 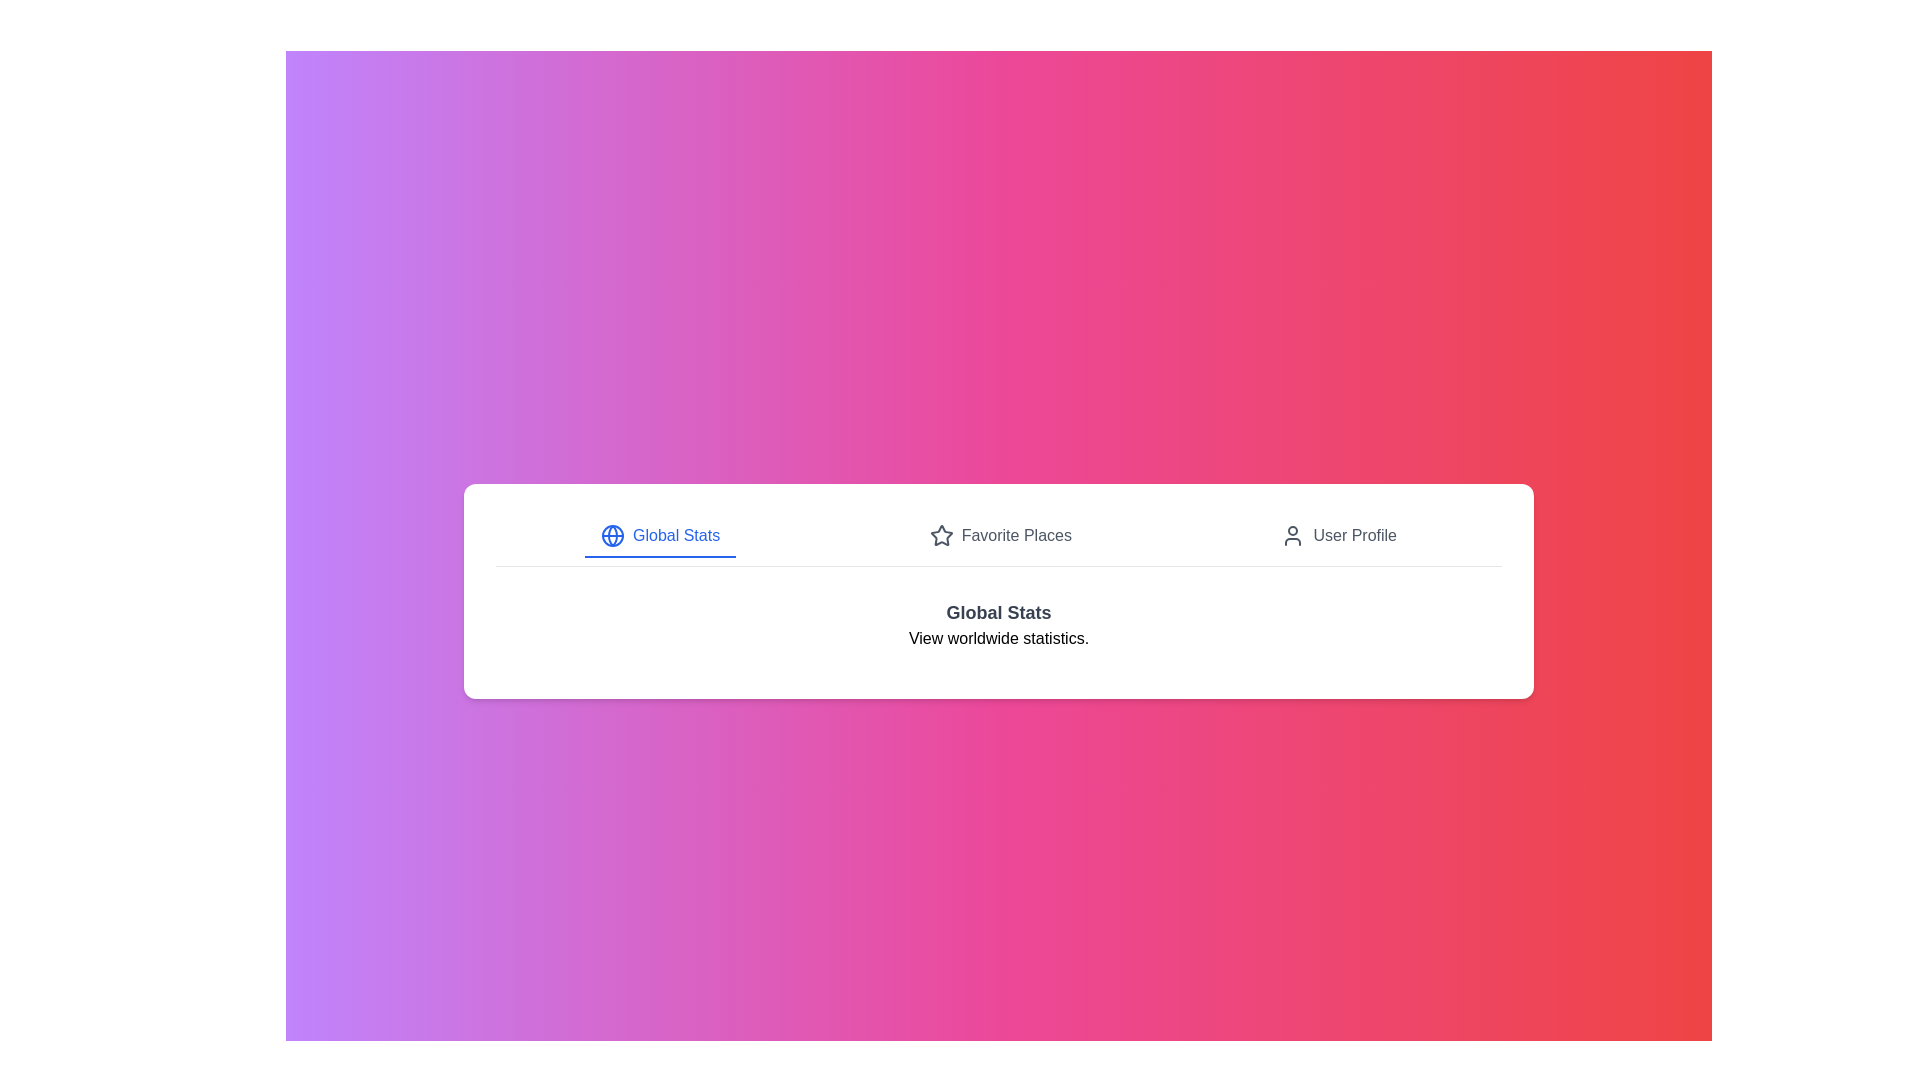 What do you see at coordinates (1339, 535) in the screenshot?
I see `the 'User Profile' menu item in the navigation bar, which is the third item and is styled with gray text and a user icon` at bounding box center [1339, 535].